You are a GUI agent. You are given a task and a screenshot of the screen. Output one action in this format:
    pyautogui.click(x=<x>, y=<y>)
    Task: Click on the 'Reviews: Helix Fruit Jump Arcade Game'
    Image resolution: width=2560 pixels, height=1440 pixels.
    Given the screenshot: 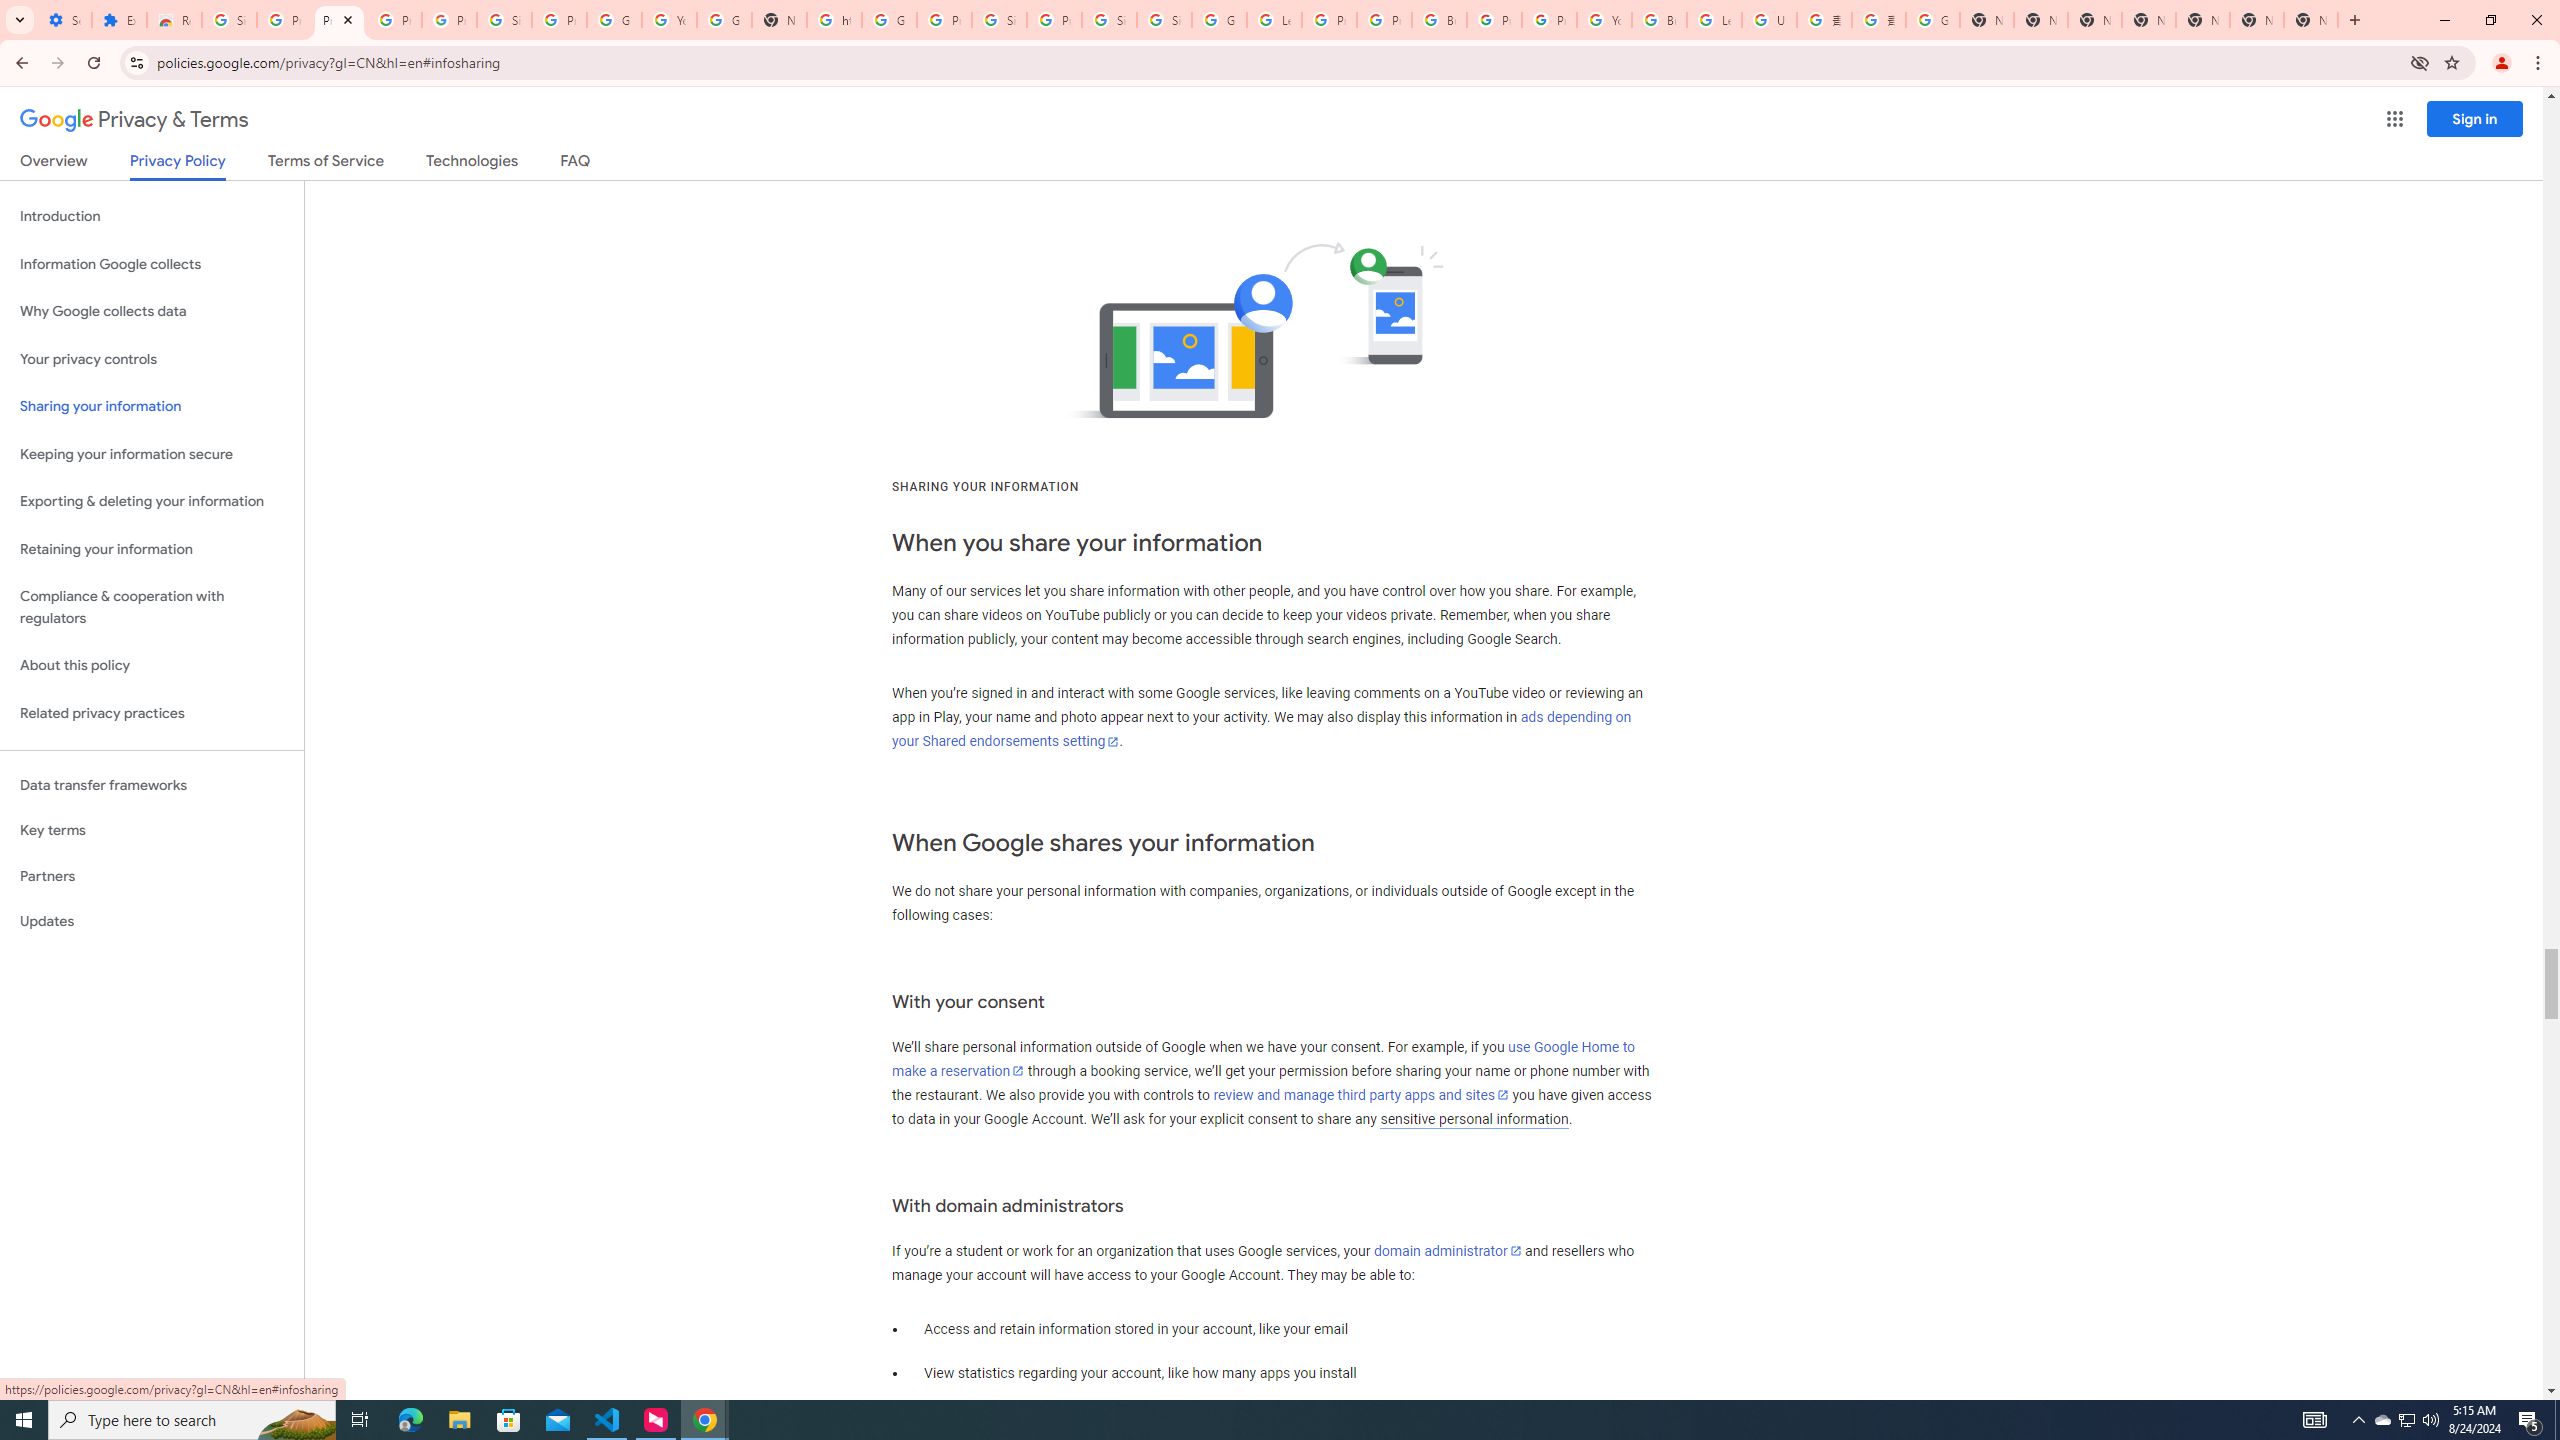 What is the action you would take?
    pyautogui.click(x=174, y=19)
    